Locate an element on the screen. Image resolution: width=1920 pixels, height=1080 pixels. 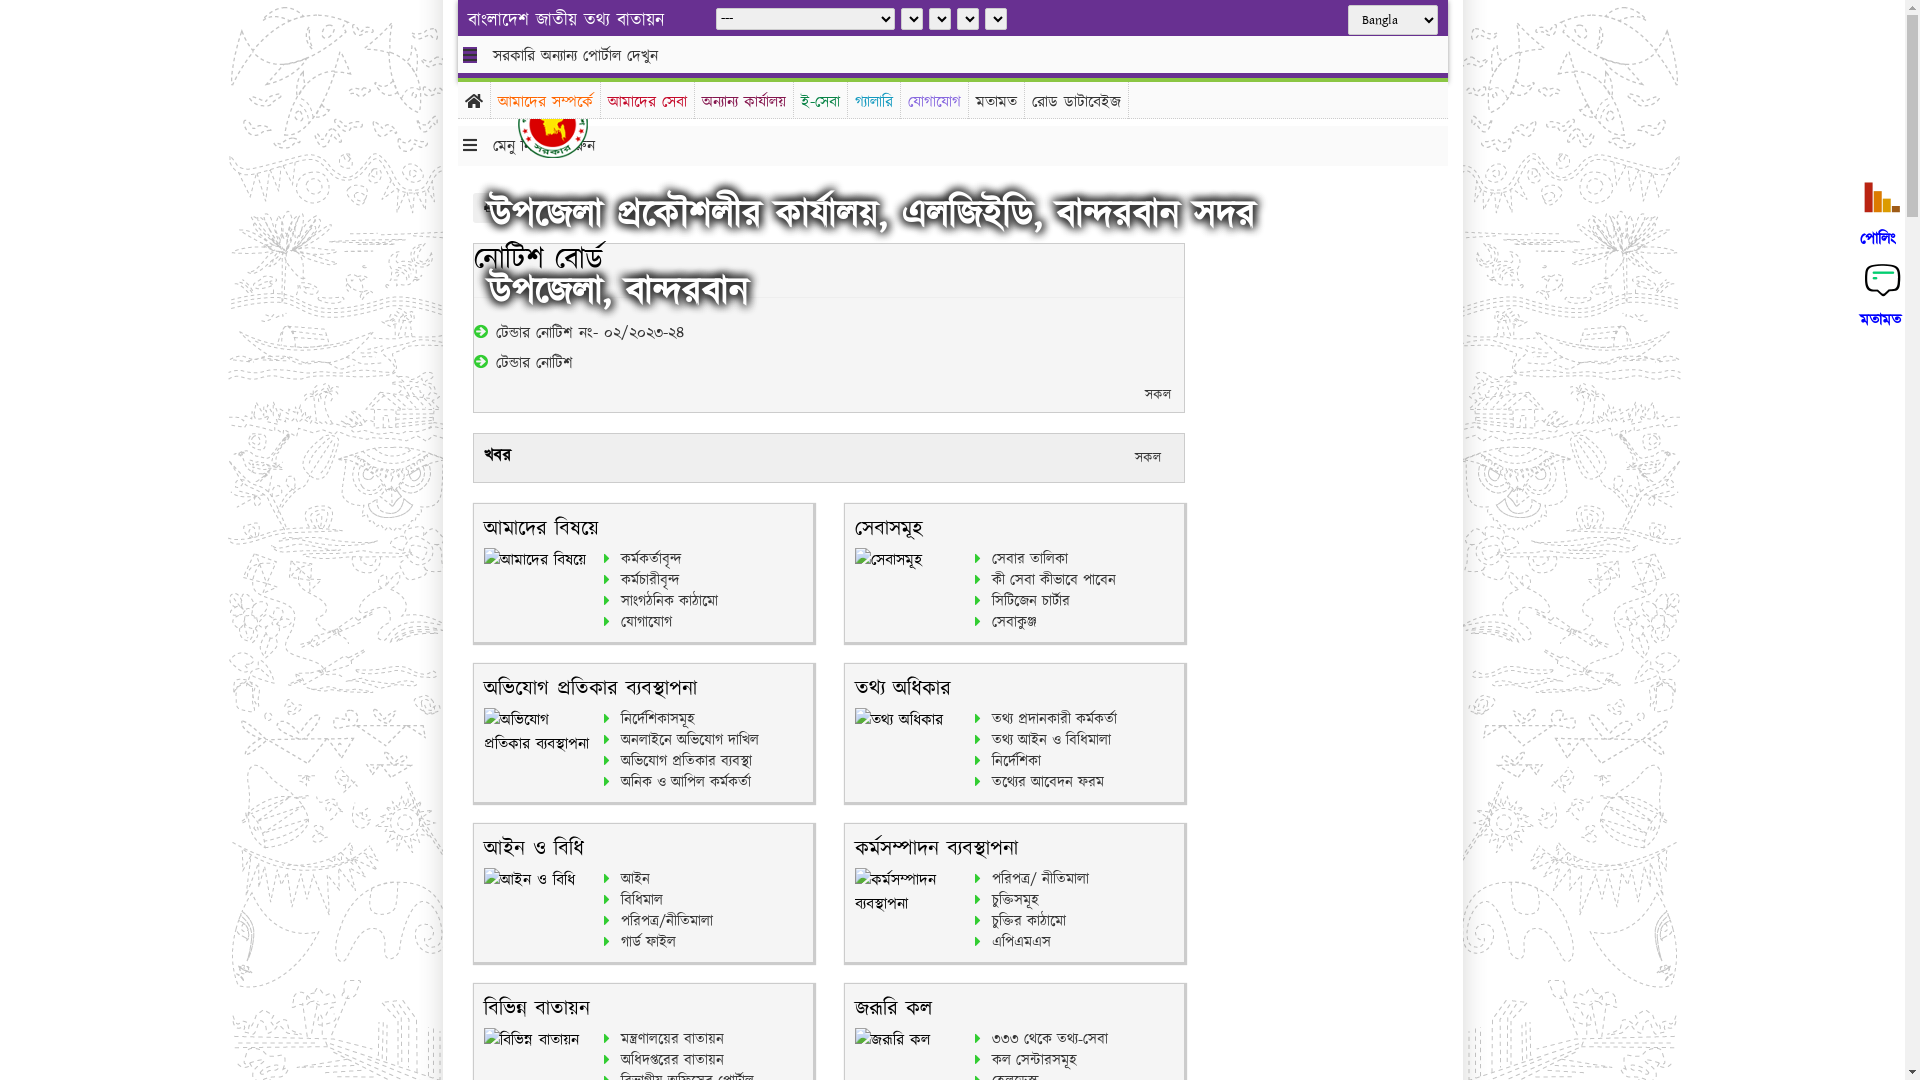
' is located at coordinates (567, 123).